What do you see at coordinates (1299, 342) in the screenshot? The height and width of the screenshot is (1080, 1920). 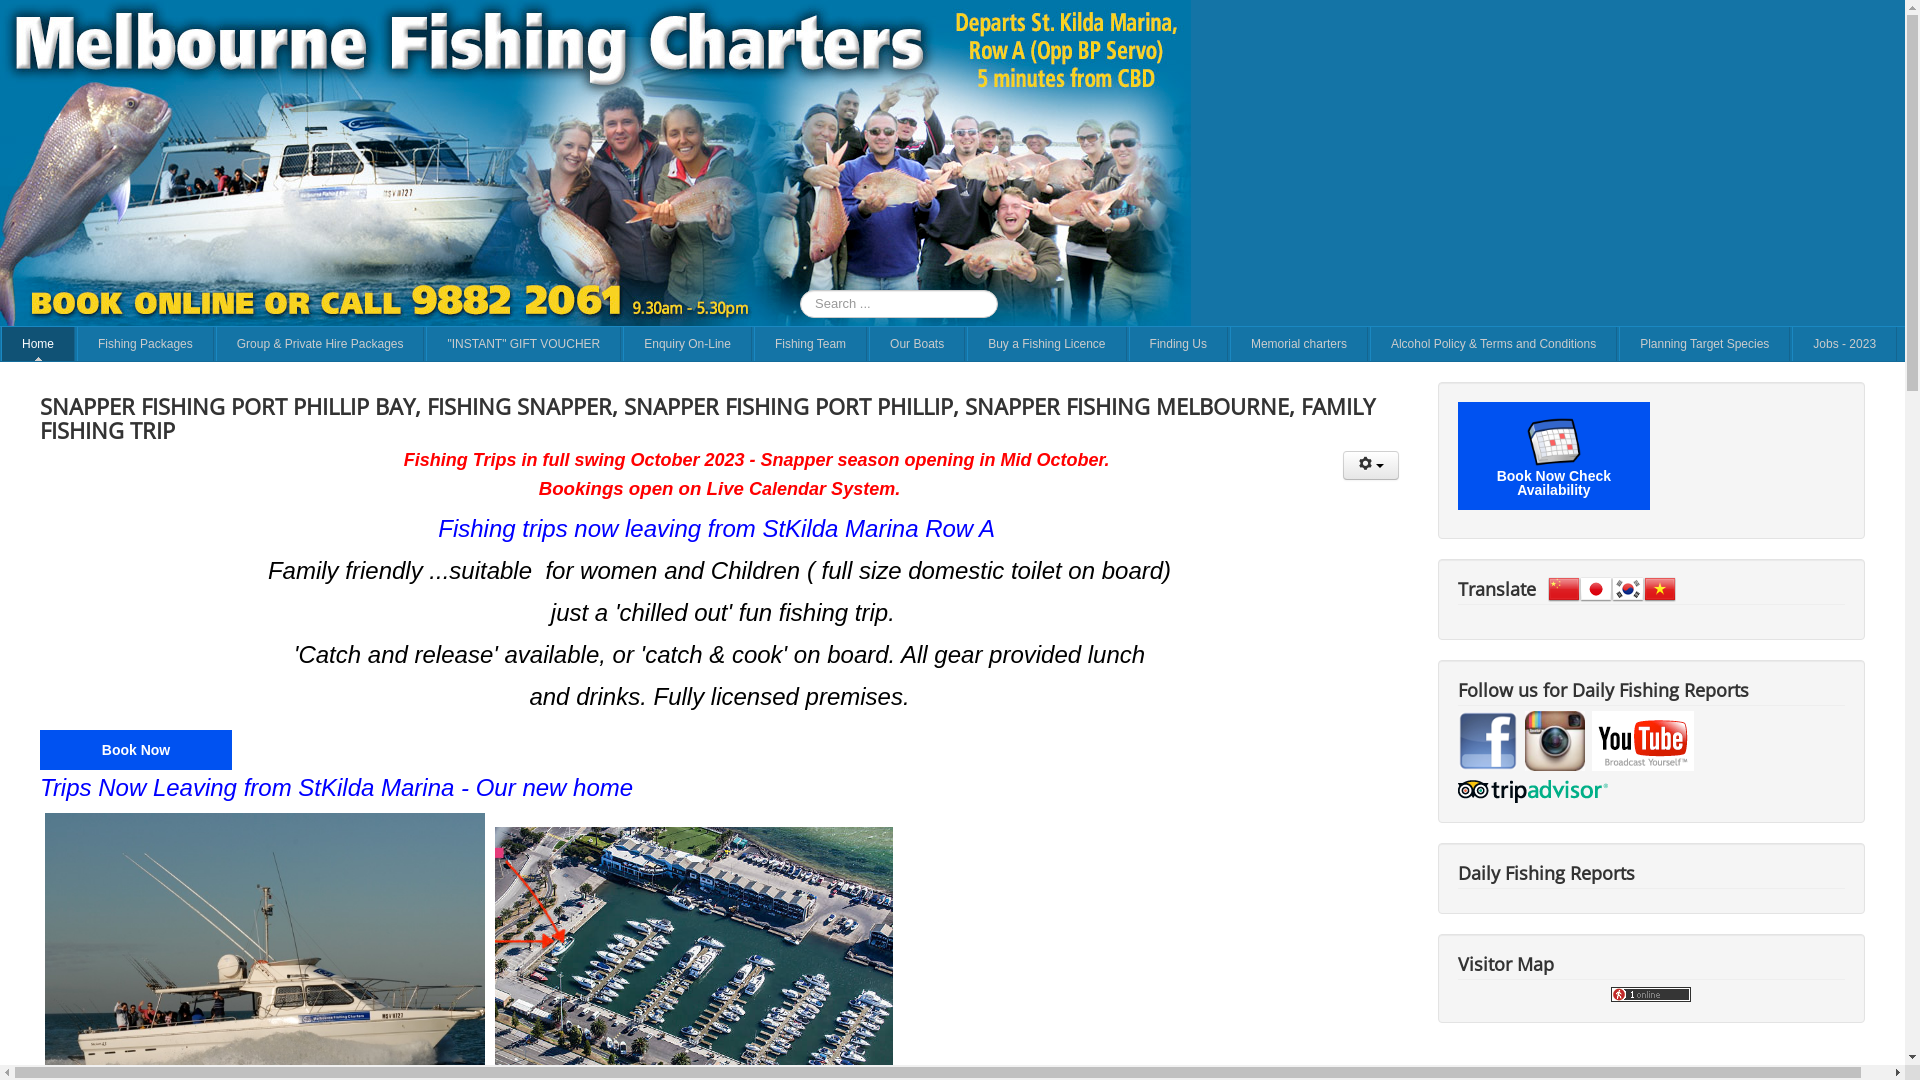 I see `'Memorial charters'` at bounding box center [1299, 342].